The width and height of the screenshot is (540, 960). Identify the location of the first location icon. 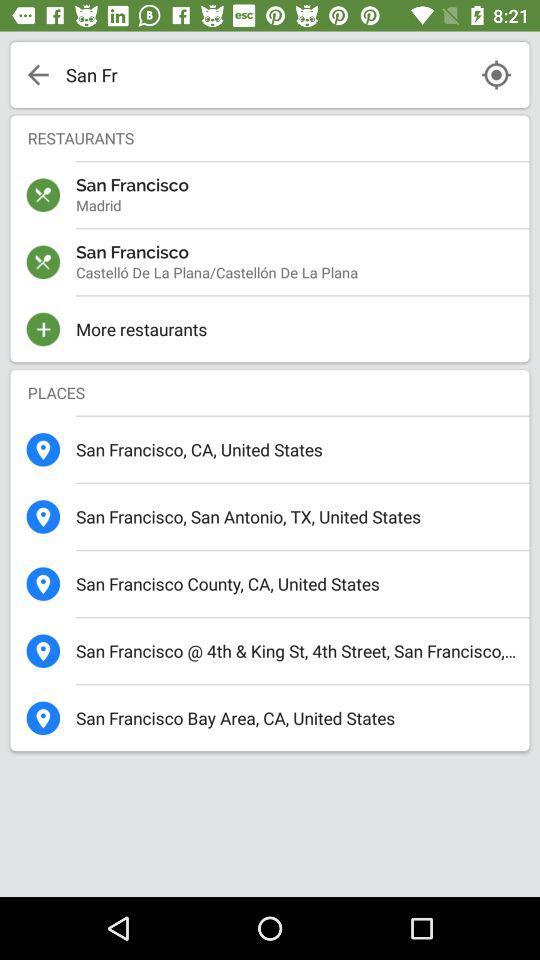
(43, 450).